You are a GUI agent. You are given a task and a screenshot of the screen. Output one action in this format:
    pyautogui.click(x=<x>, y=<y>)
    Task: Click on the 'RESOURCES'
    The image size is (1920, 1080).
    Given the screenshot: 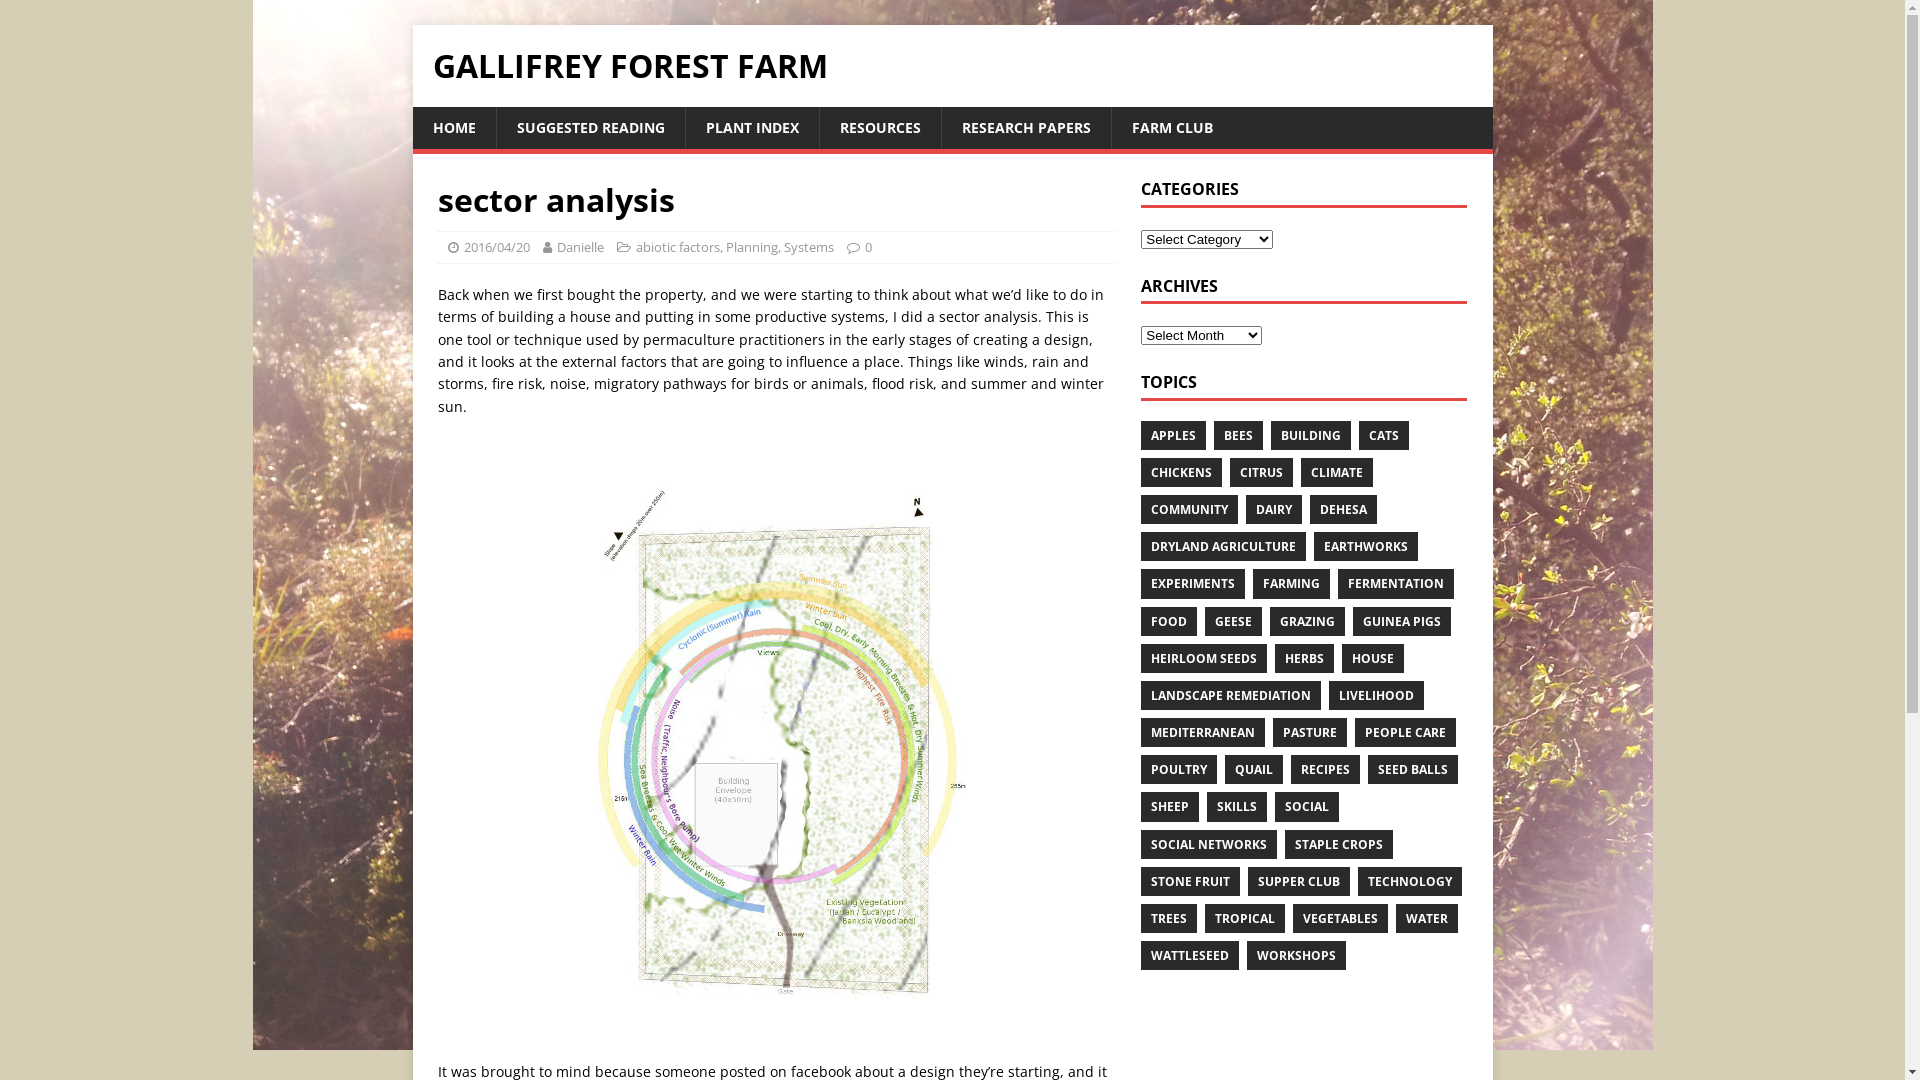 What is the action you would take?
    pyautogui.click(x=817, y=127)
    